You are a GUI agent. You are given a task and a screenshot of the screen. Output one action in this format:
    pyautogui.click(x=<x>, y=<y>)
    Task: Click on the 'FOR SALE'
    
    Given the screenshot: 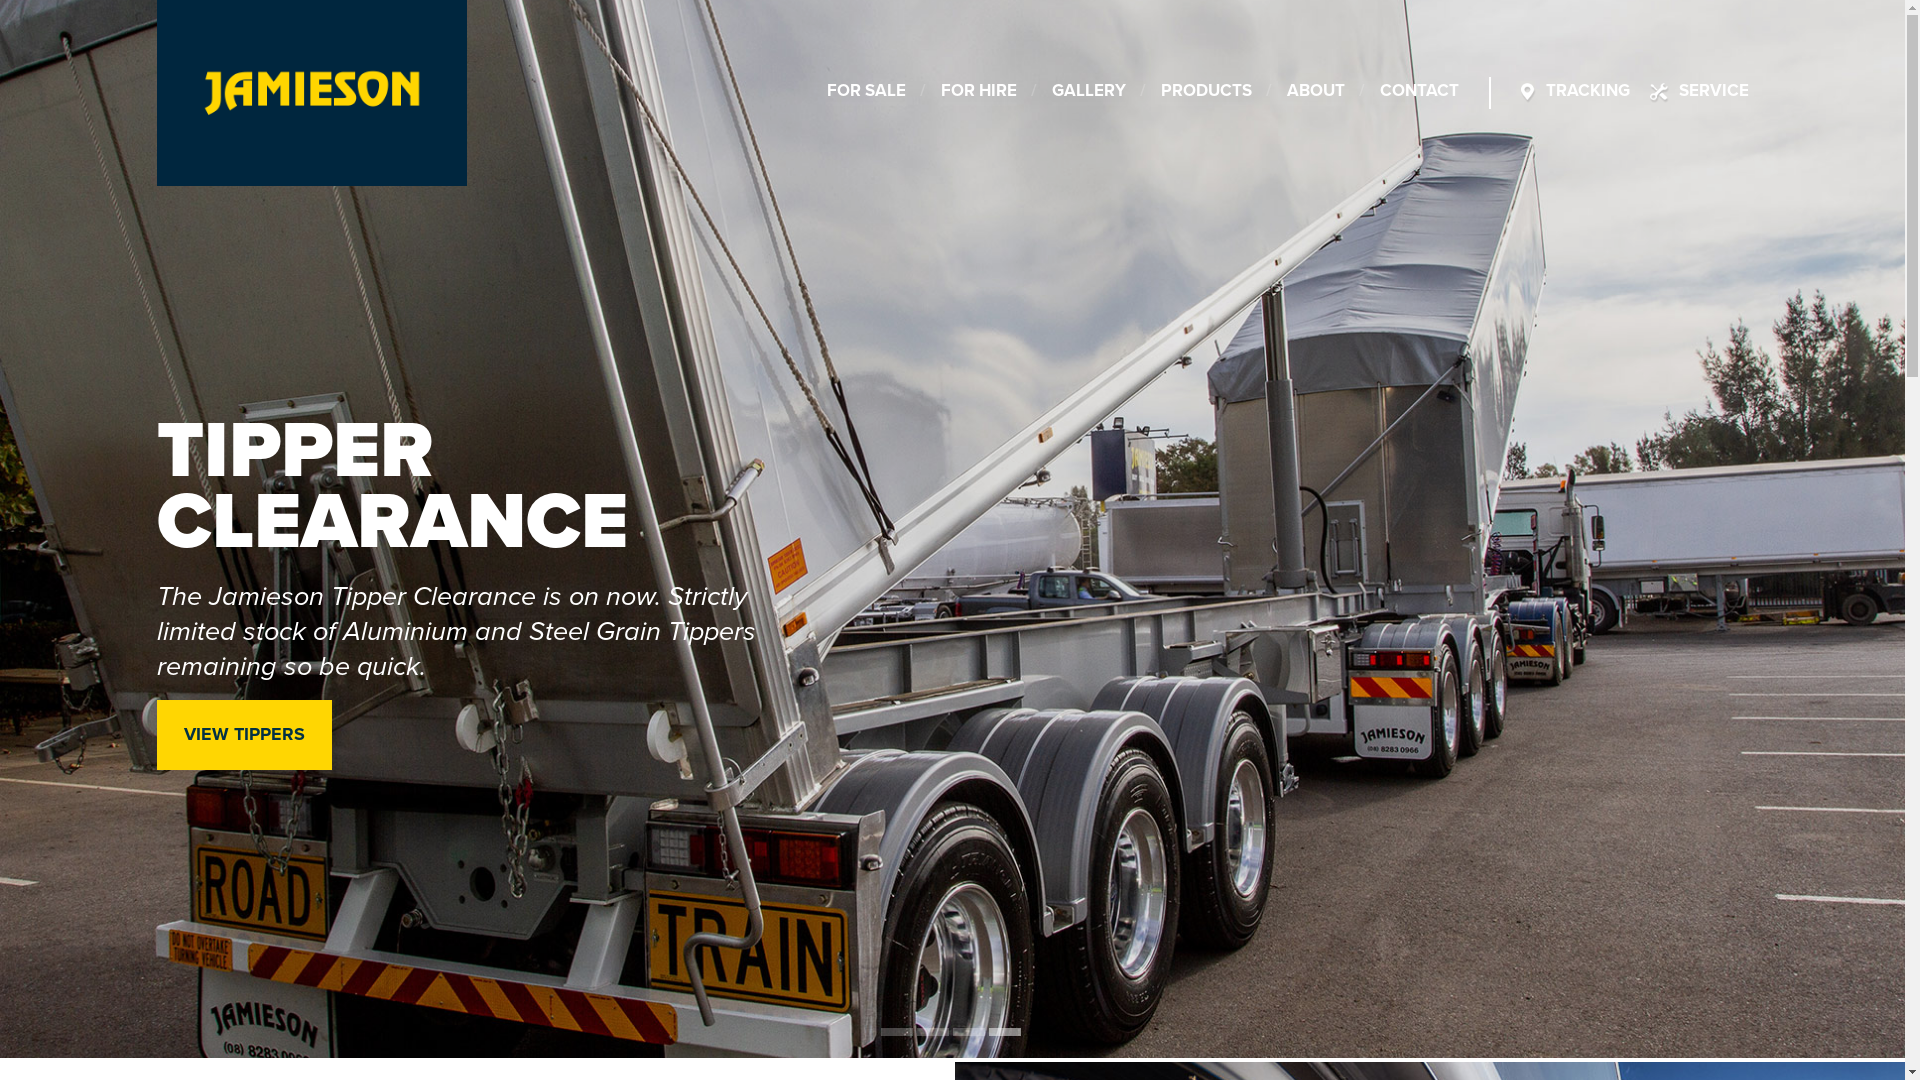 What is the action you would take?
    pyautogui.click(x=866, y=92)
    